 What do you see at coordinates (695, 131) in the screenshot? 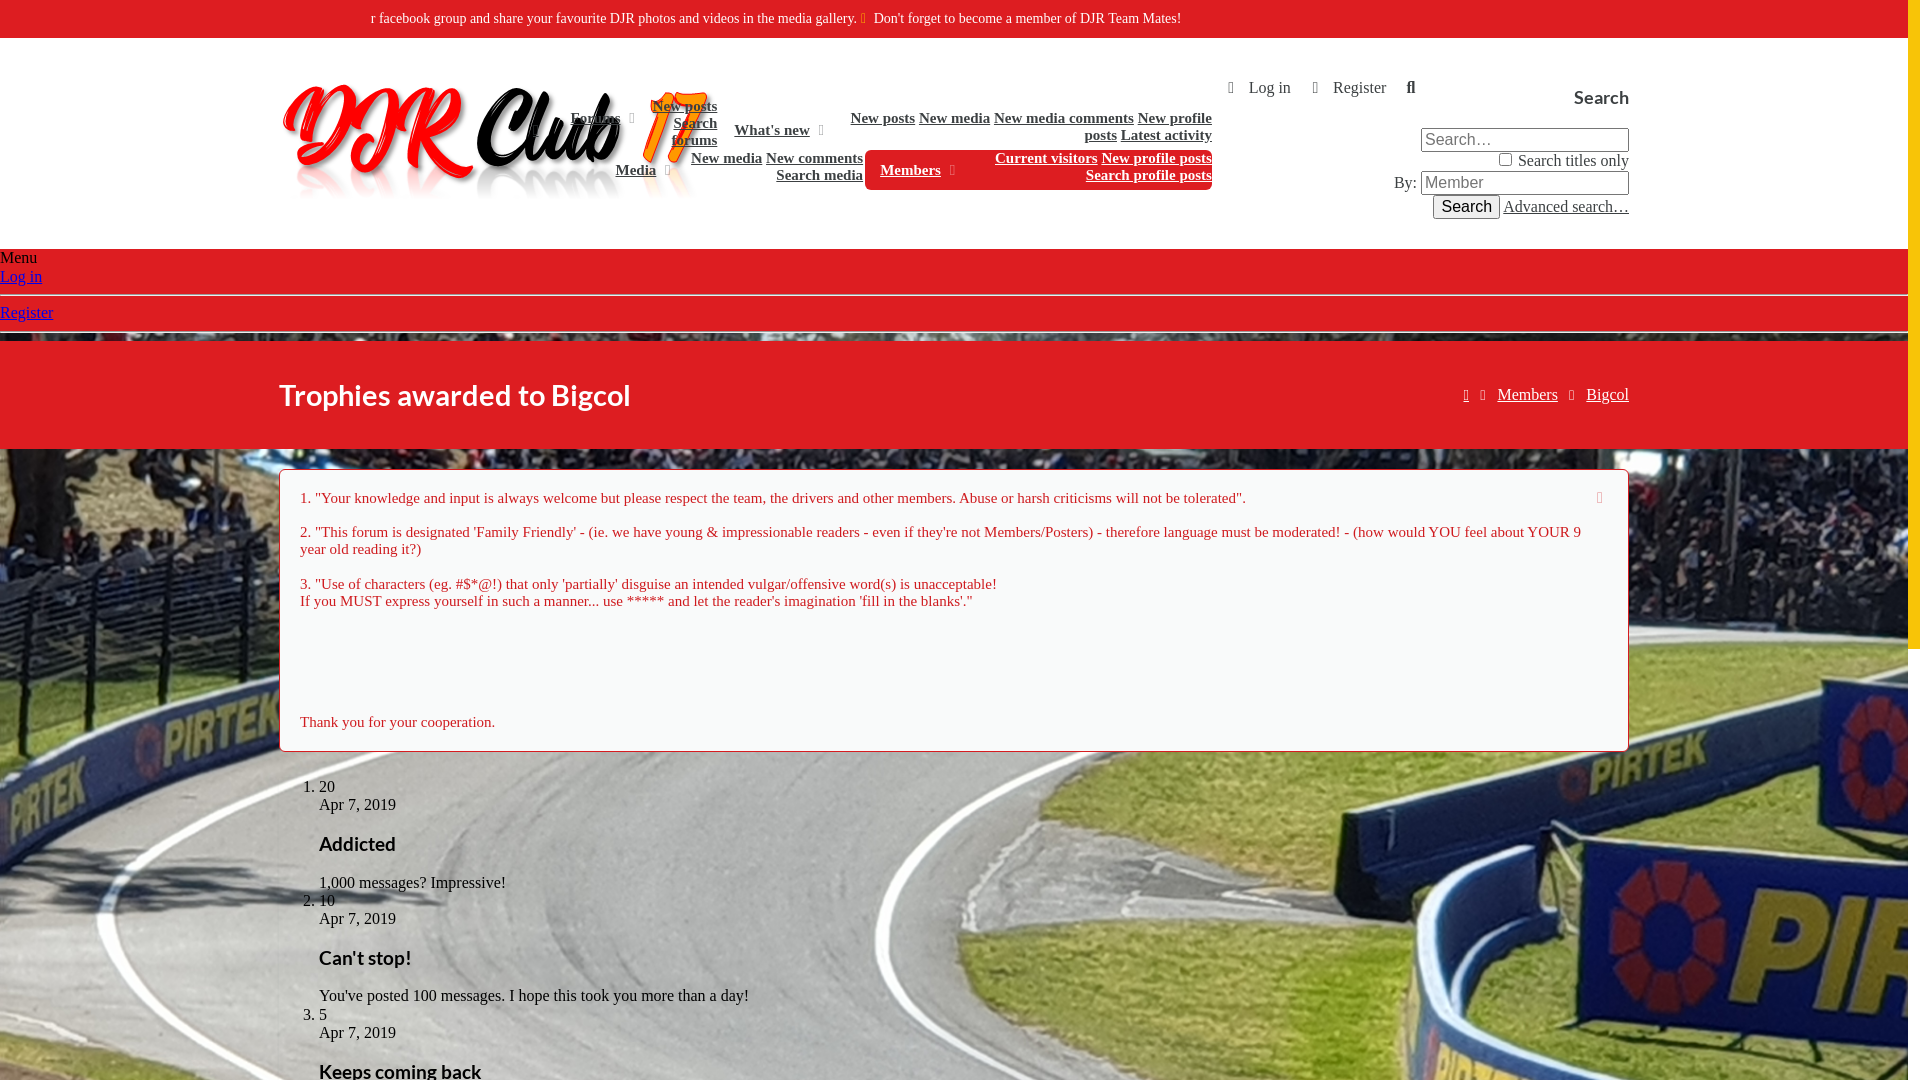
I see `'Search forums'` at bounding box center [695, 131].